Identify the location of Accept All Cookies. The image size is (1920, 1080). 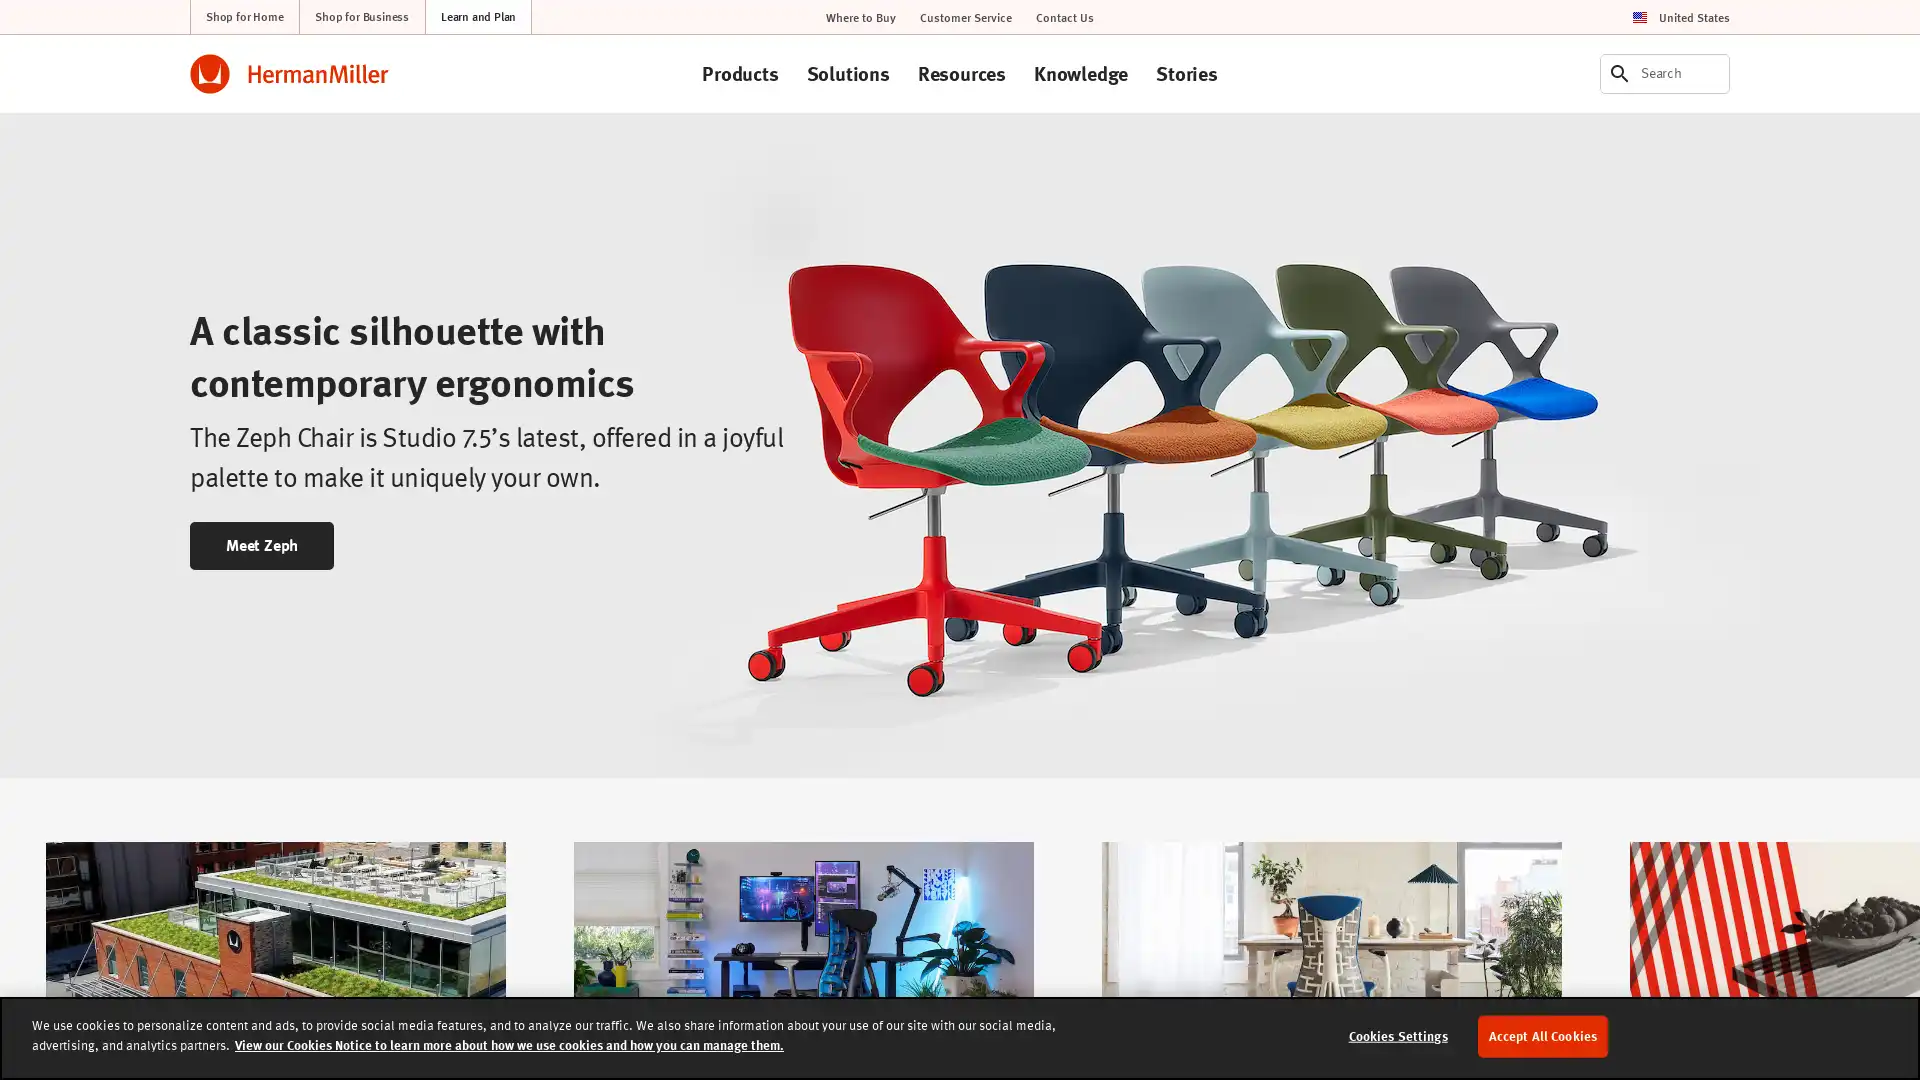
(1541, 1035).